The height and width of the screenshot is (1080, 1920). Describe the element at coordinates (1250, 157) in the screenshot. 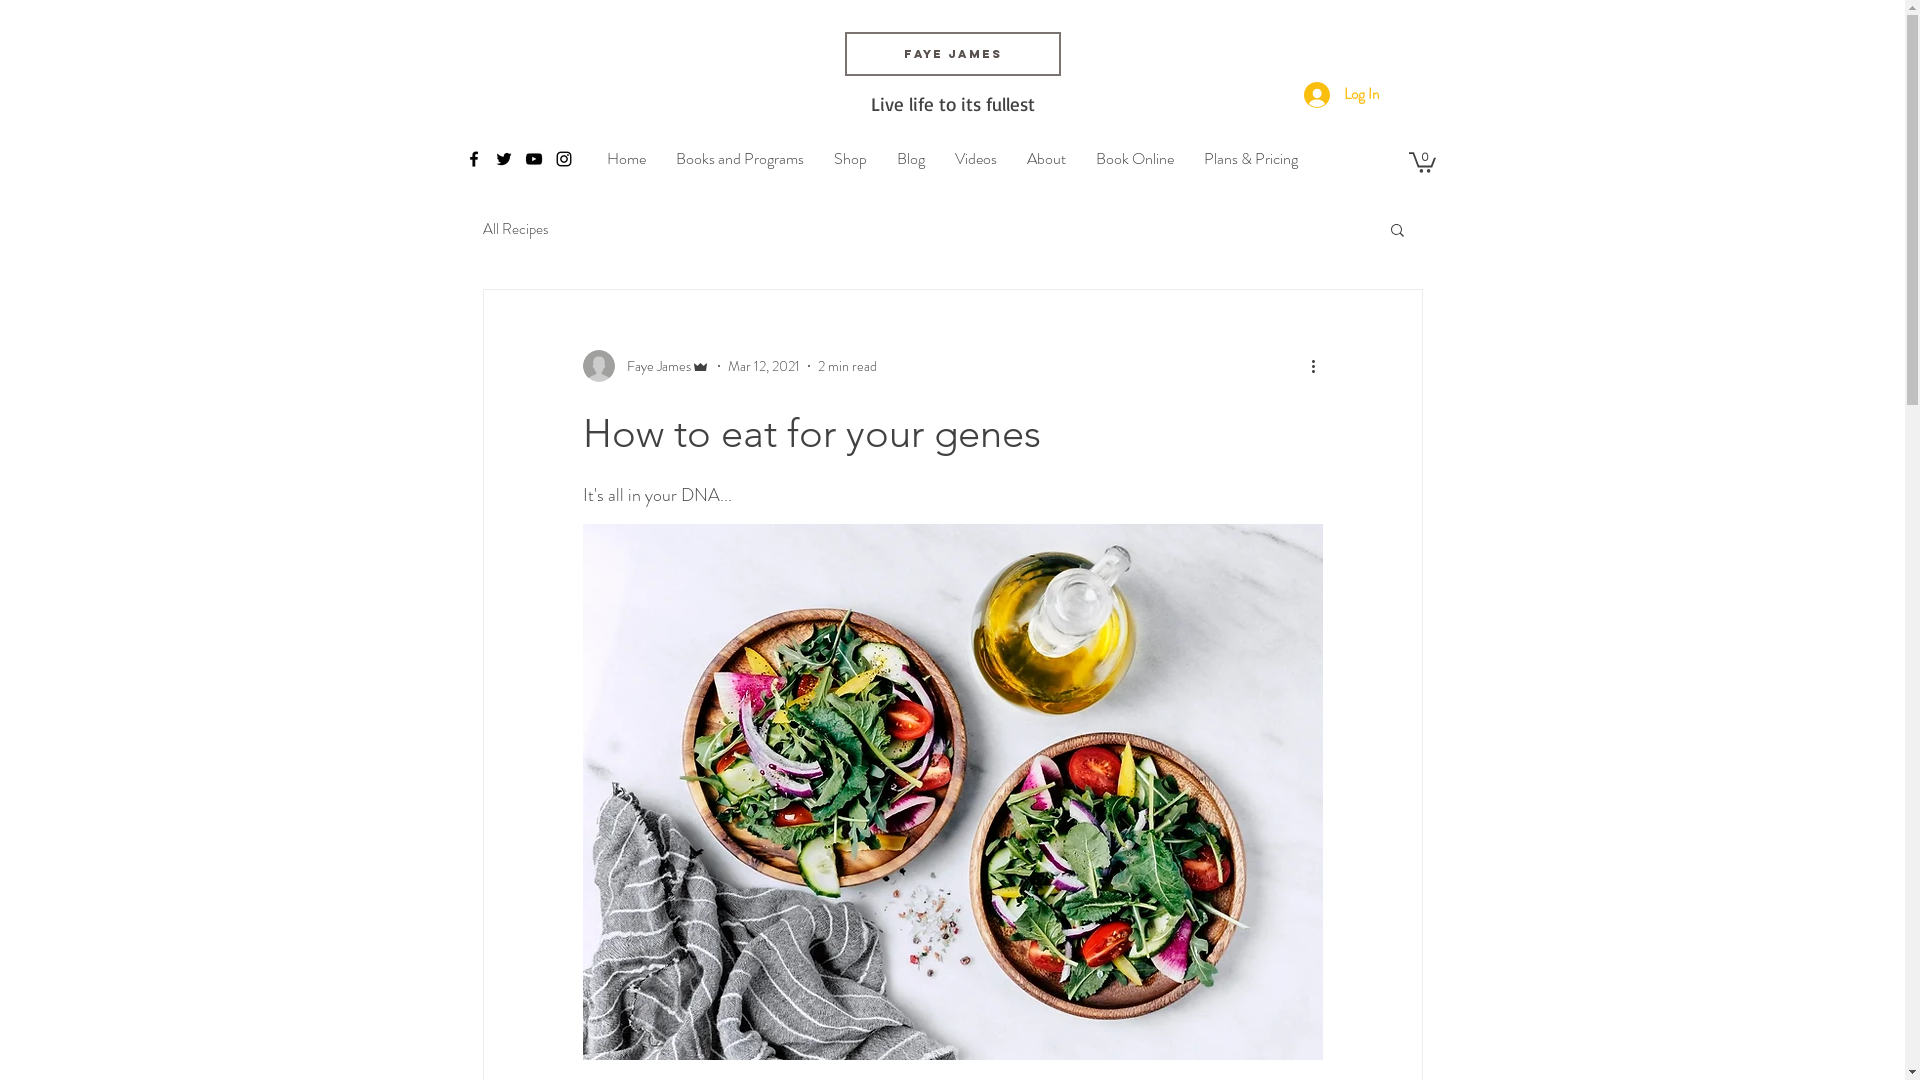

I see `'Plans & Pricing'` at that location.